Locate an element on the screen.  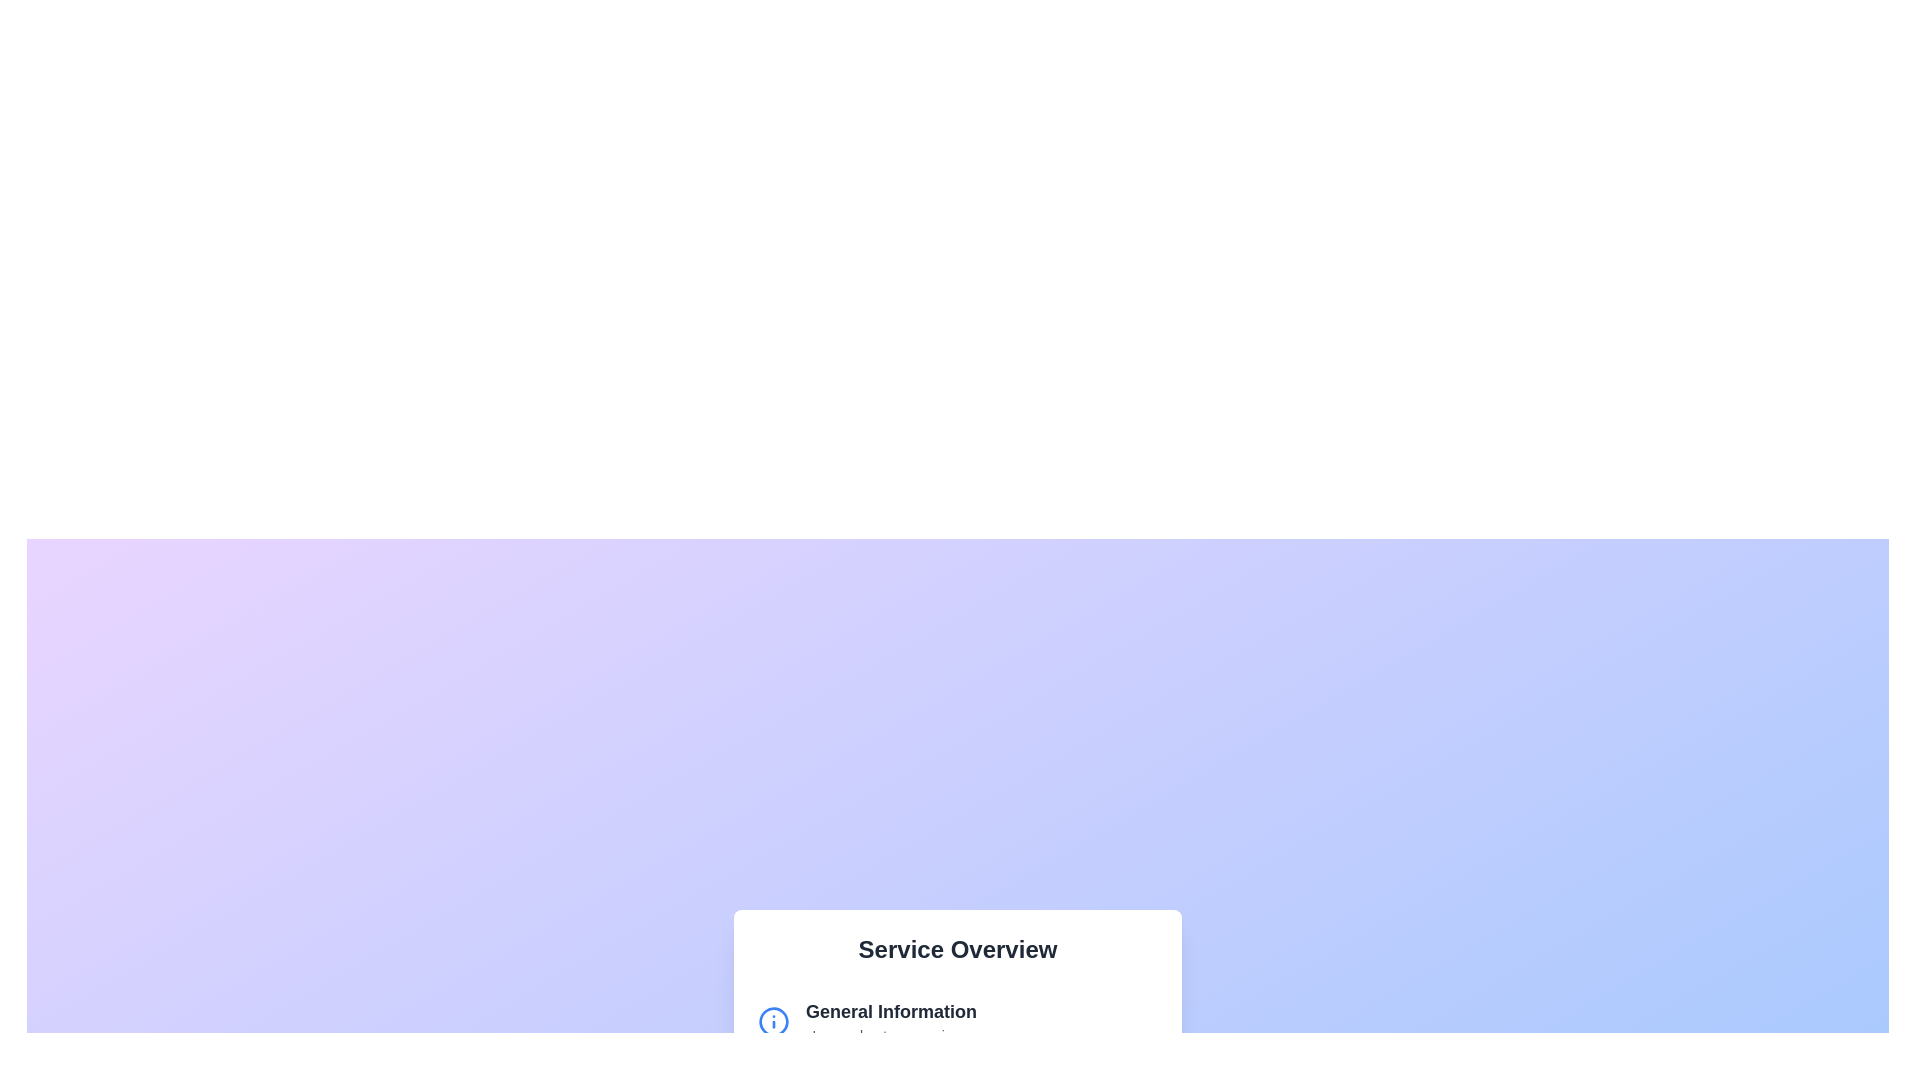
the information icon located to the left of the 'General Information' text under the 'Service Overview' header is located at coordinates (772, 1022).